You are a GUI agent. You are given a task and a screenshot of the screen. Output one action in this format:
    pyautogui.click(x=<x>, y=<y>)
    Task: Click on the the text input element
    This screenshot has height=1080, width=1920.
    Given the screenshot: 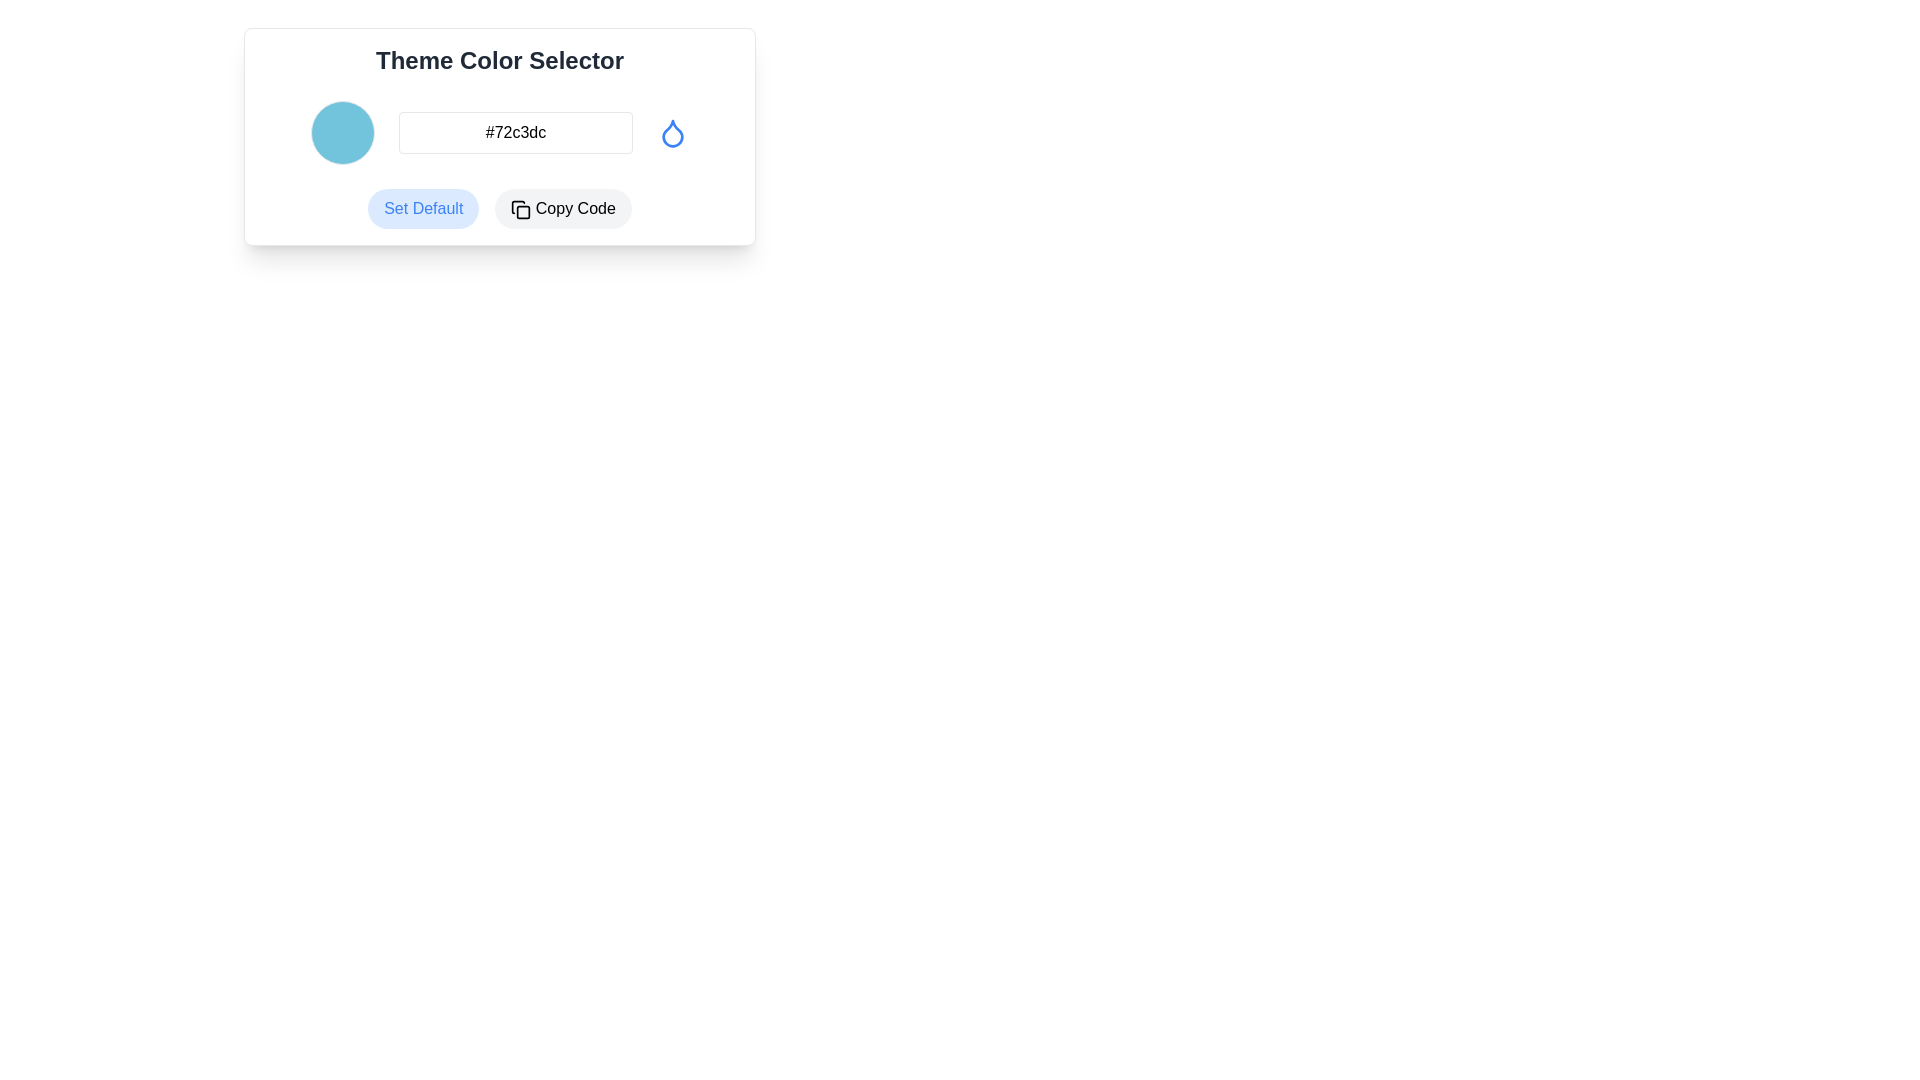 What is the action you would take?
    pyautogui.click(x=515, y=132)
    